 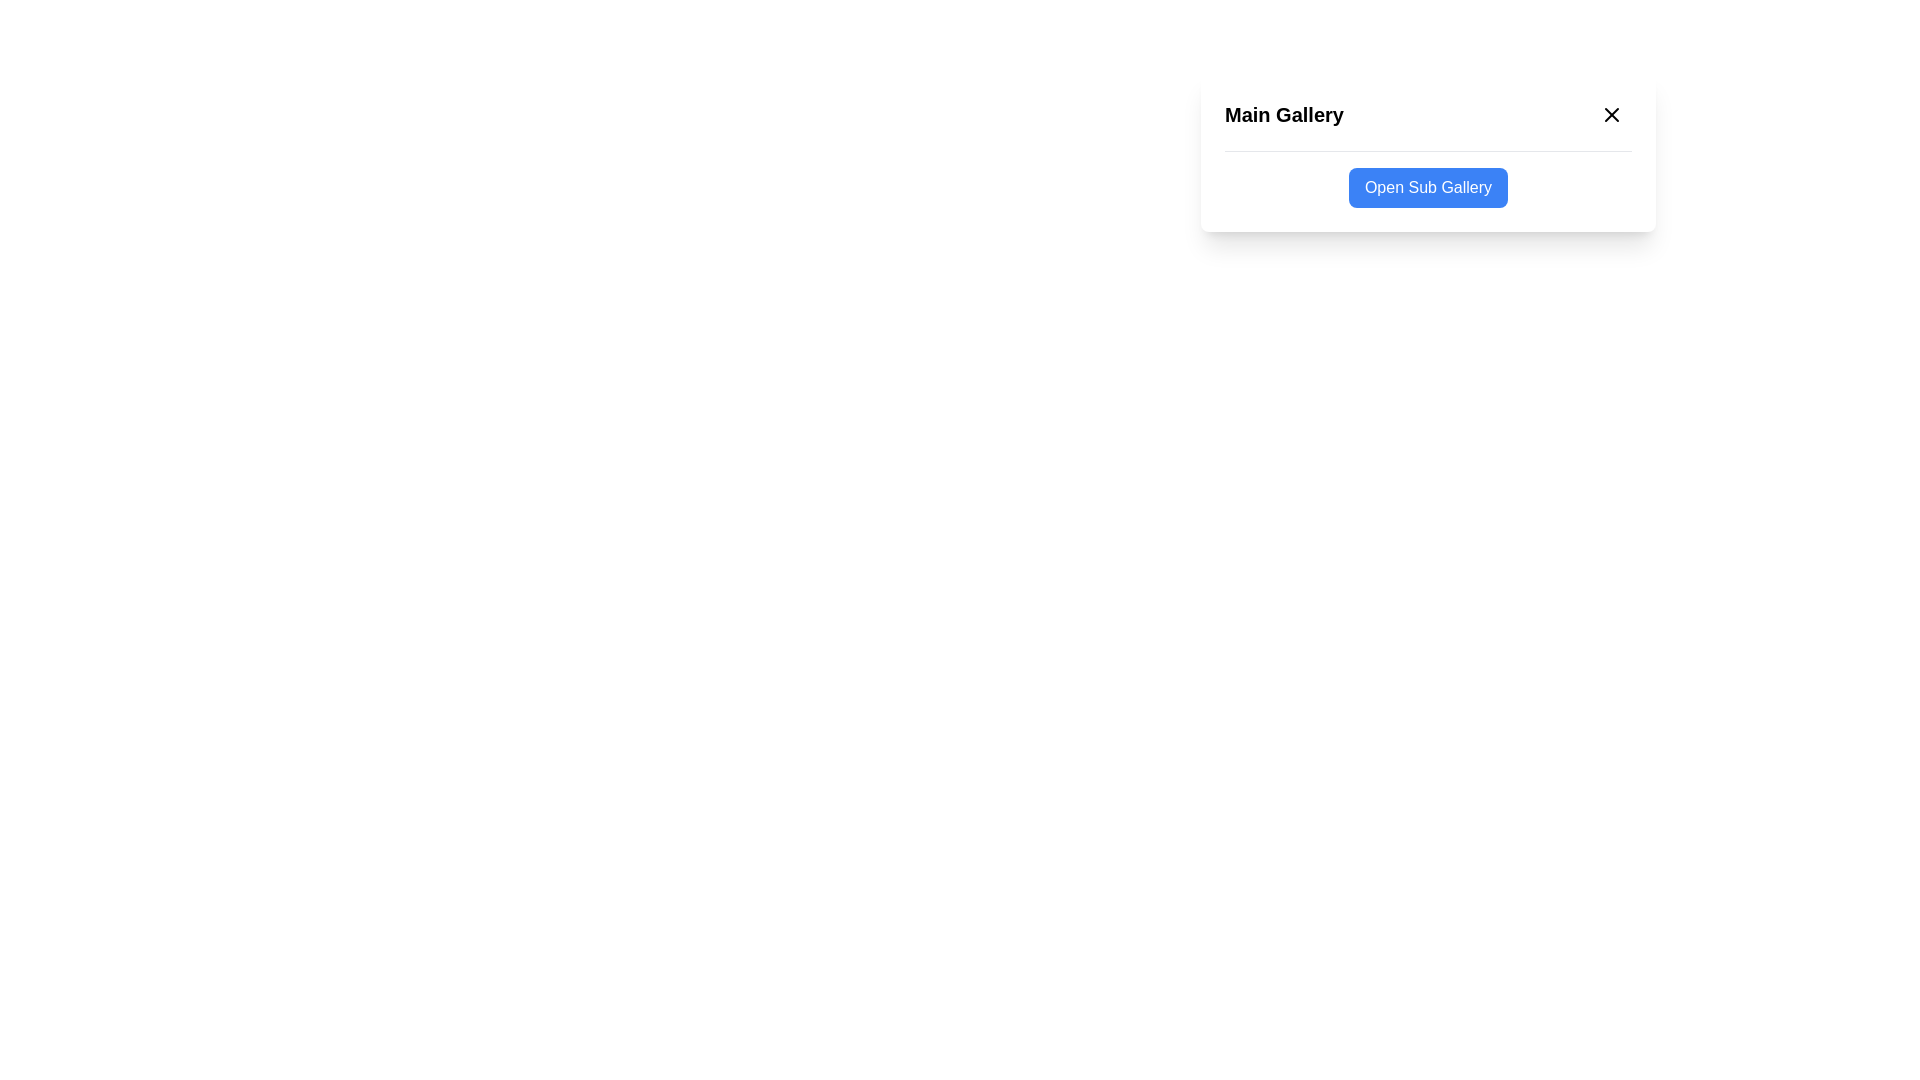 I want to click on the close button containing an 'X' icon located in the top-right corner of the 'Main Gallery' interface, so click(x=1612, y=115).